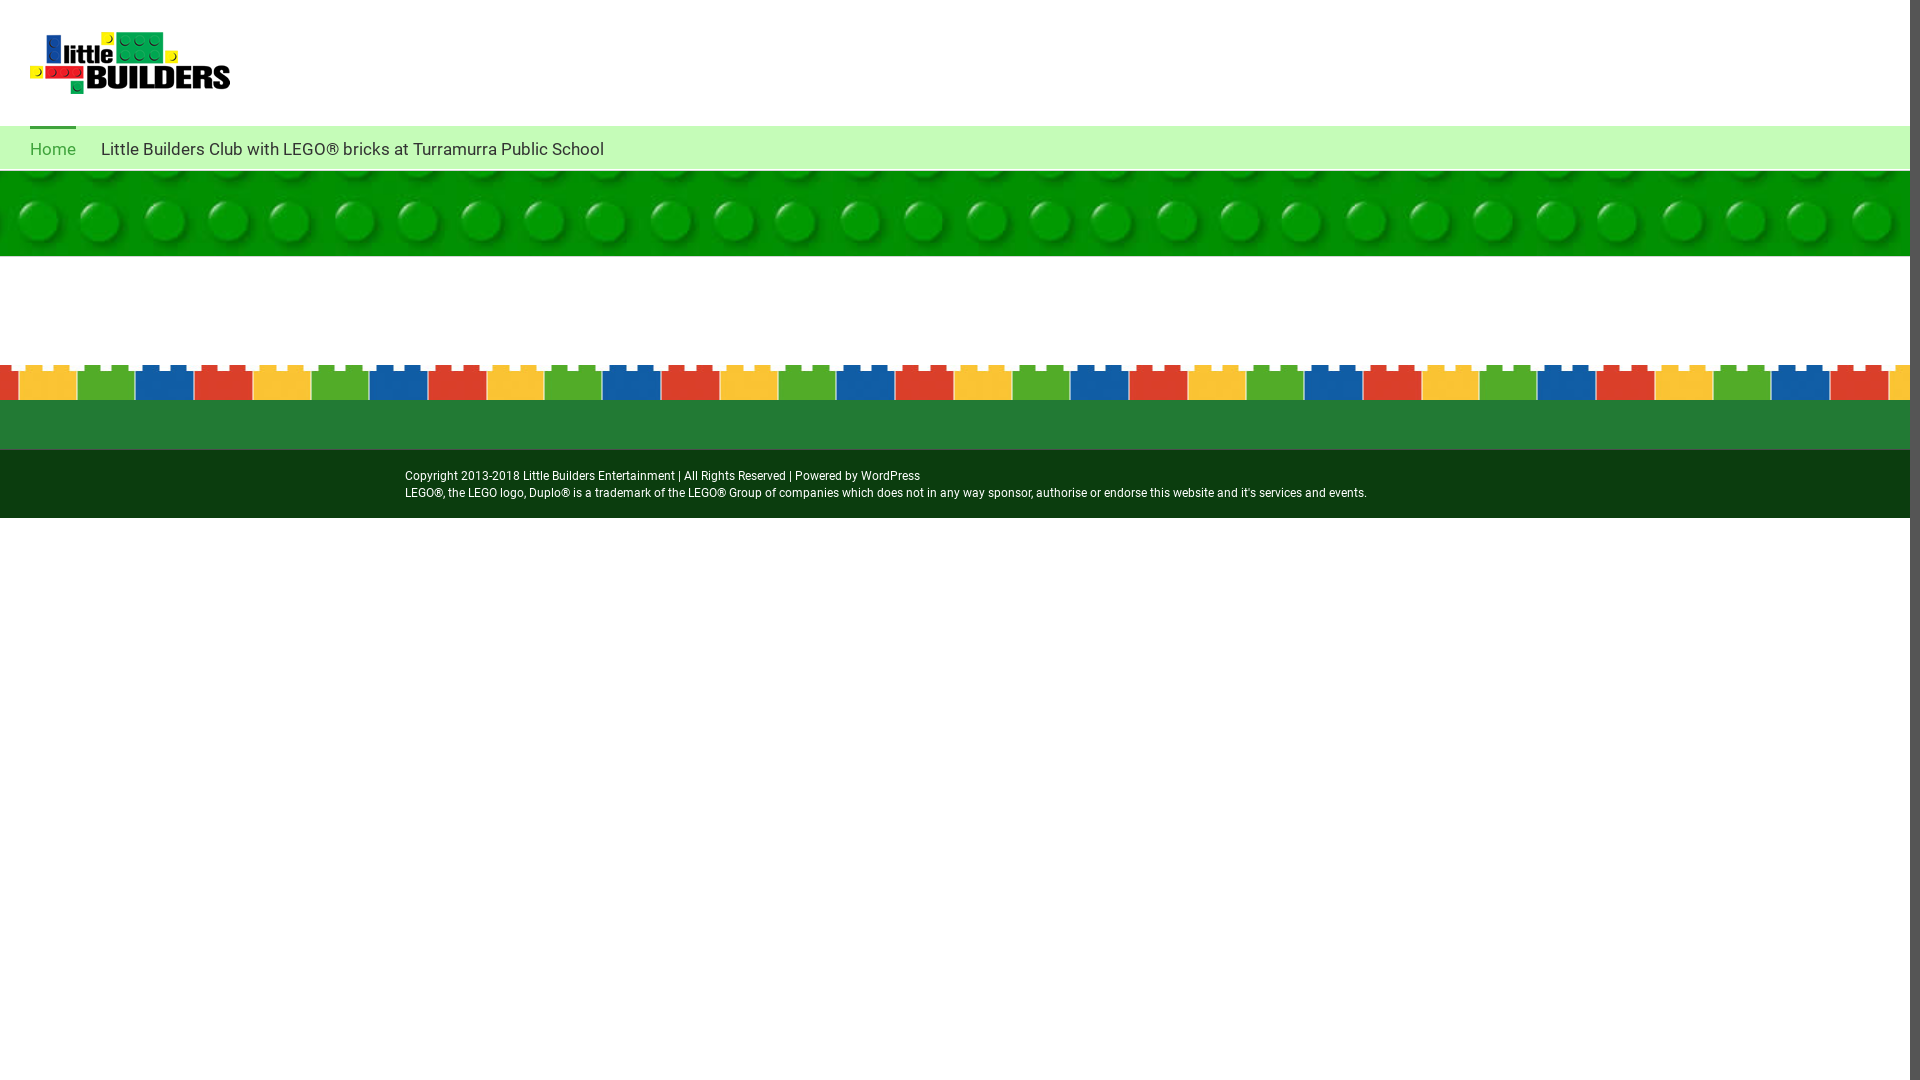 The image size is (1920, 1080). What do you see at coordinates (889, 475) in the screenshot?
I see `'WordPress'` at bounding box center [889, 475].